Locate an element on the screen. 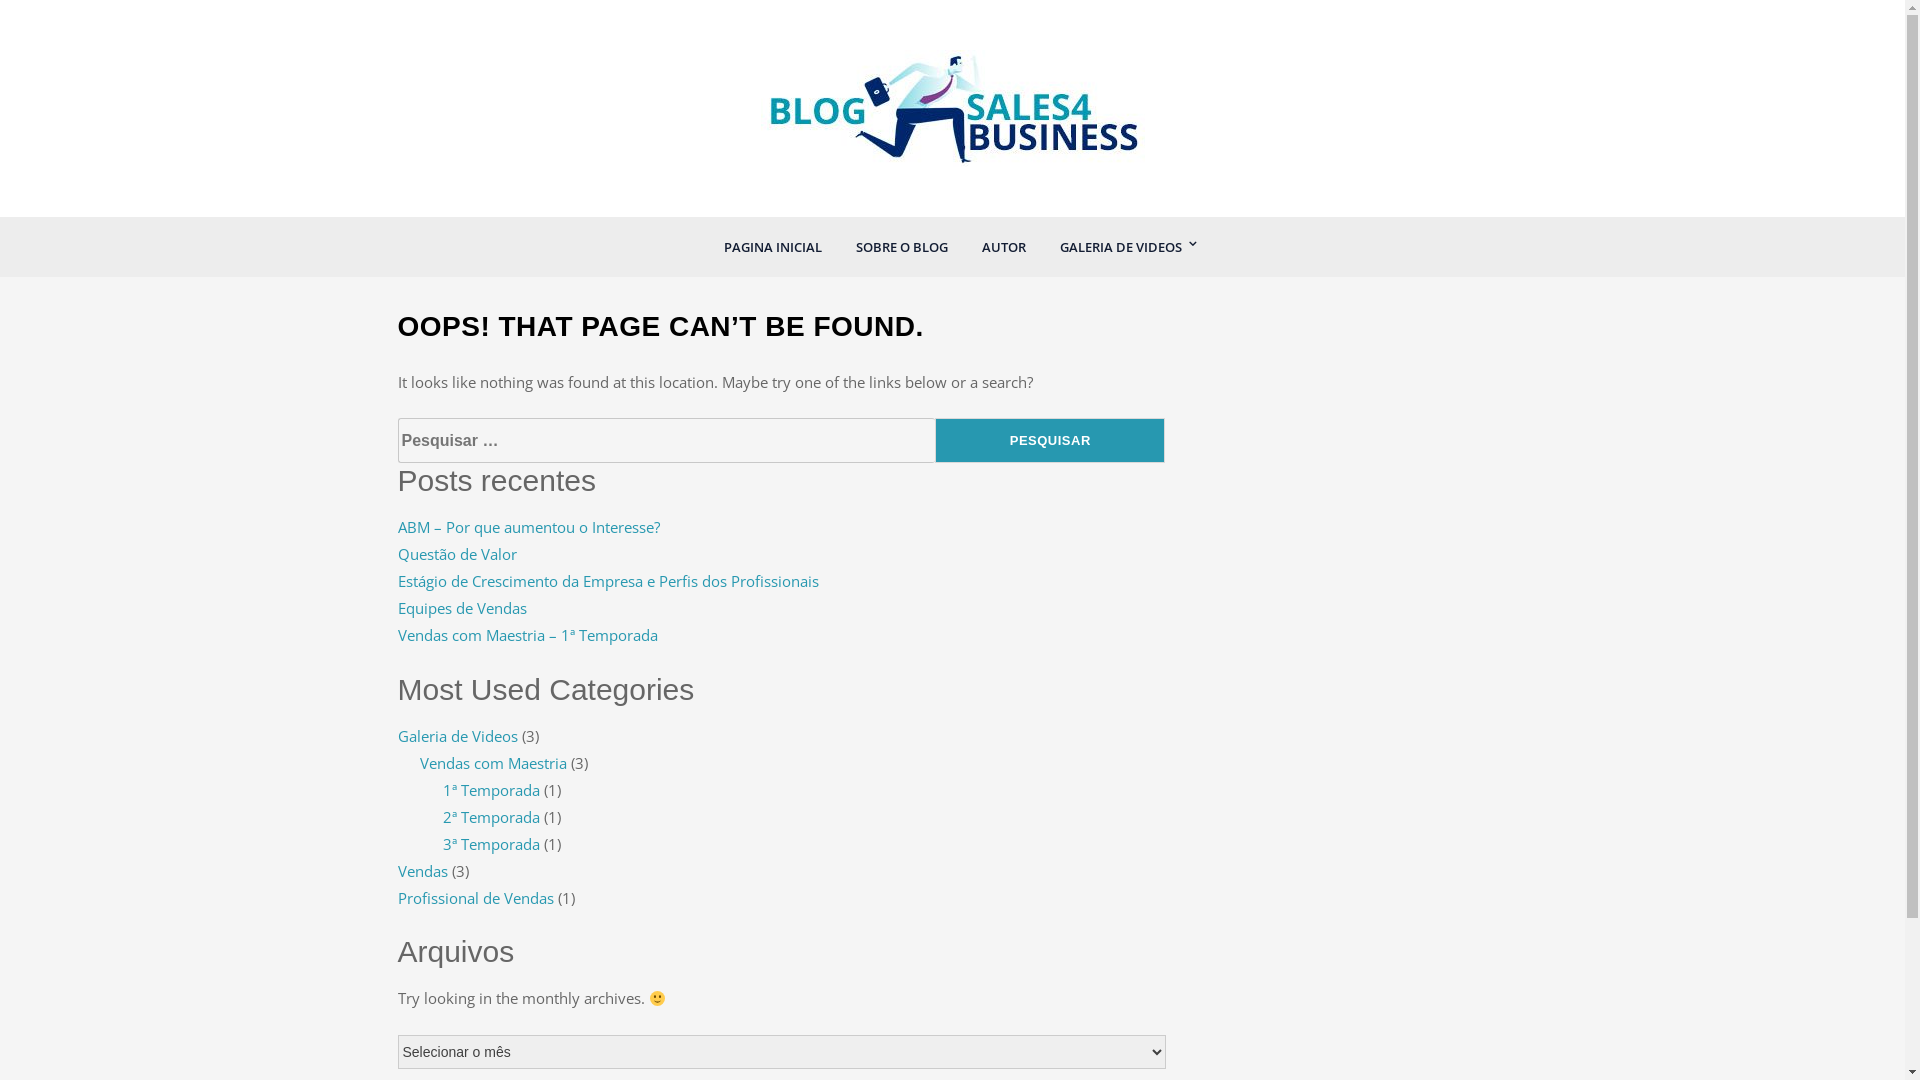 The height and width of the screenshot is (1080, 1920). 'AUTOR' is located at coordinates (1003, 245).